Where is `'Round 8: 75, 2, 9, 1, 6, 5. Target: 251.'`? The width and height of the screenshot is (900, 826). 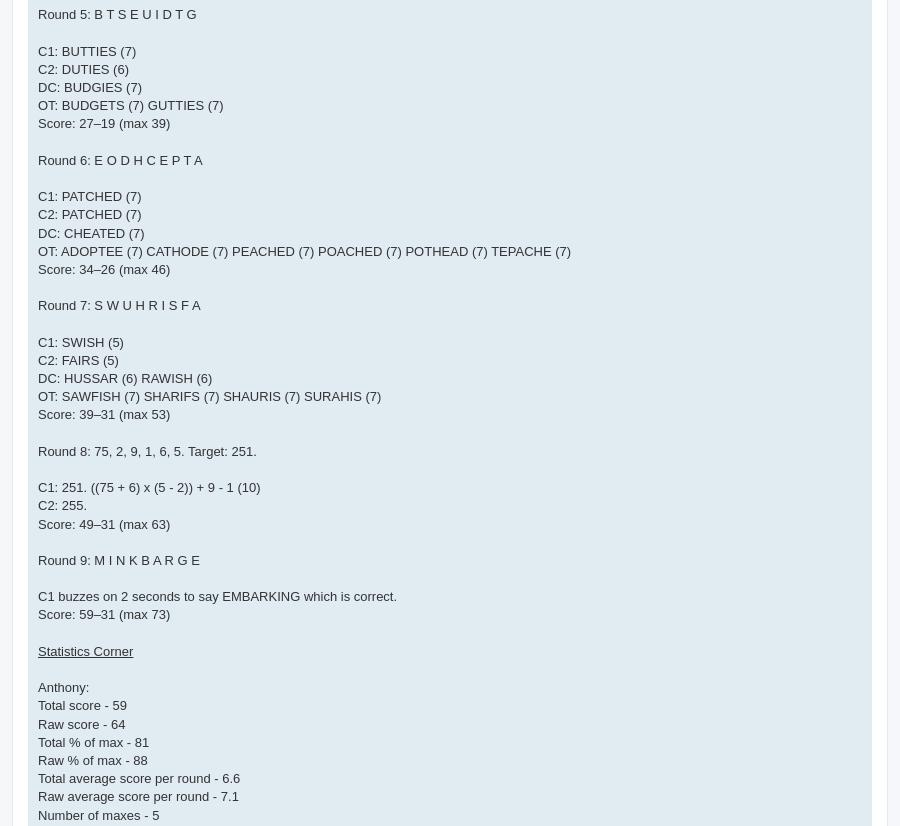
'Round 8: 75, 2, 9, 1, 6, 5. Target: 251.' is located at coordinates (146, 449).